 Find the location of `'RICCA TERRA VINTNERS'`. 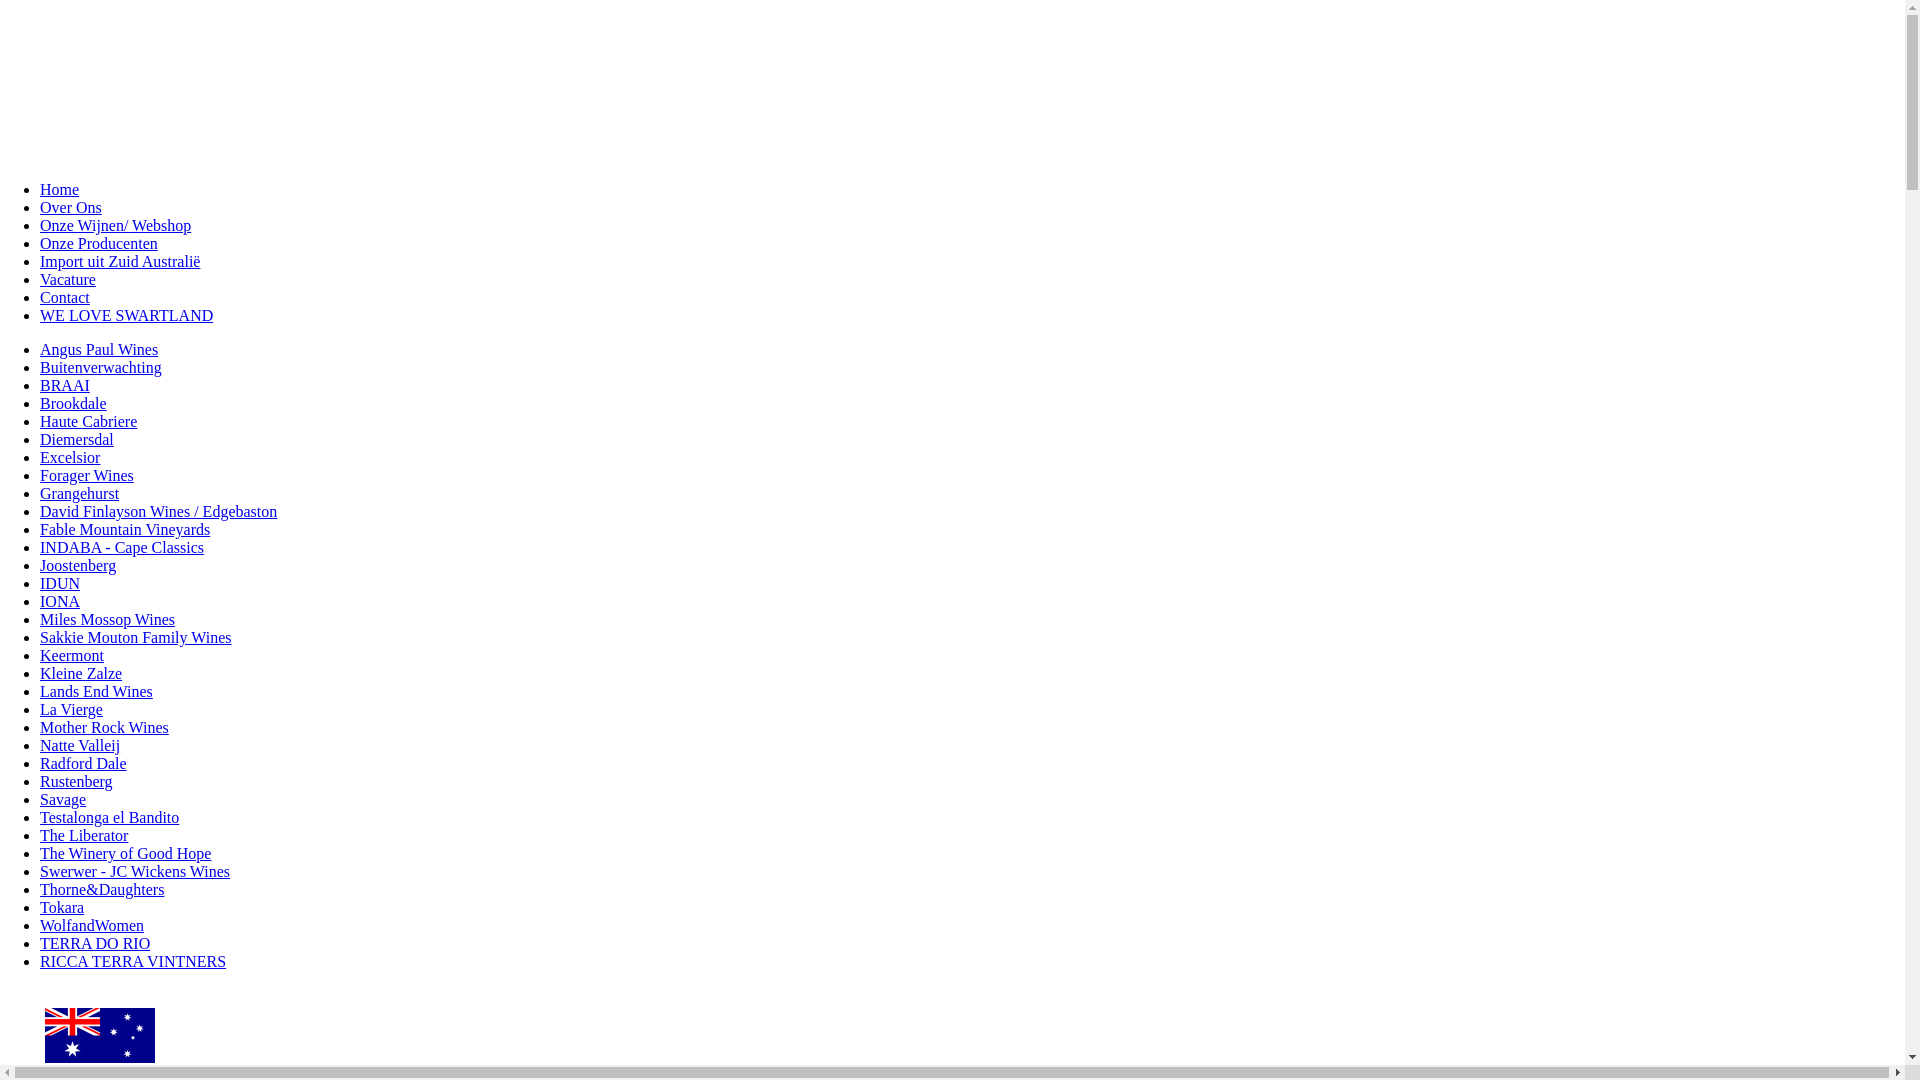

'RICCA TERRA VINTNERS' is located at coordinates (132, 960).